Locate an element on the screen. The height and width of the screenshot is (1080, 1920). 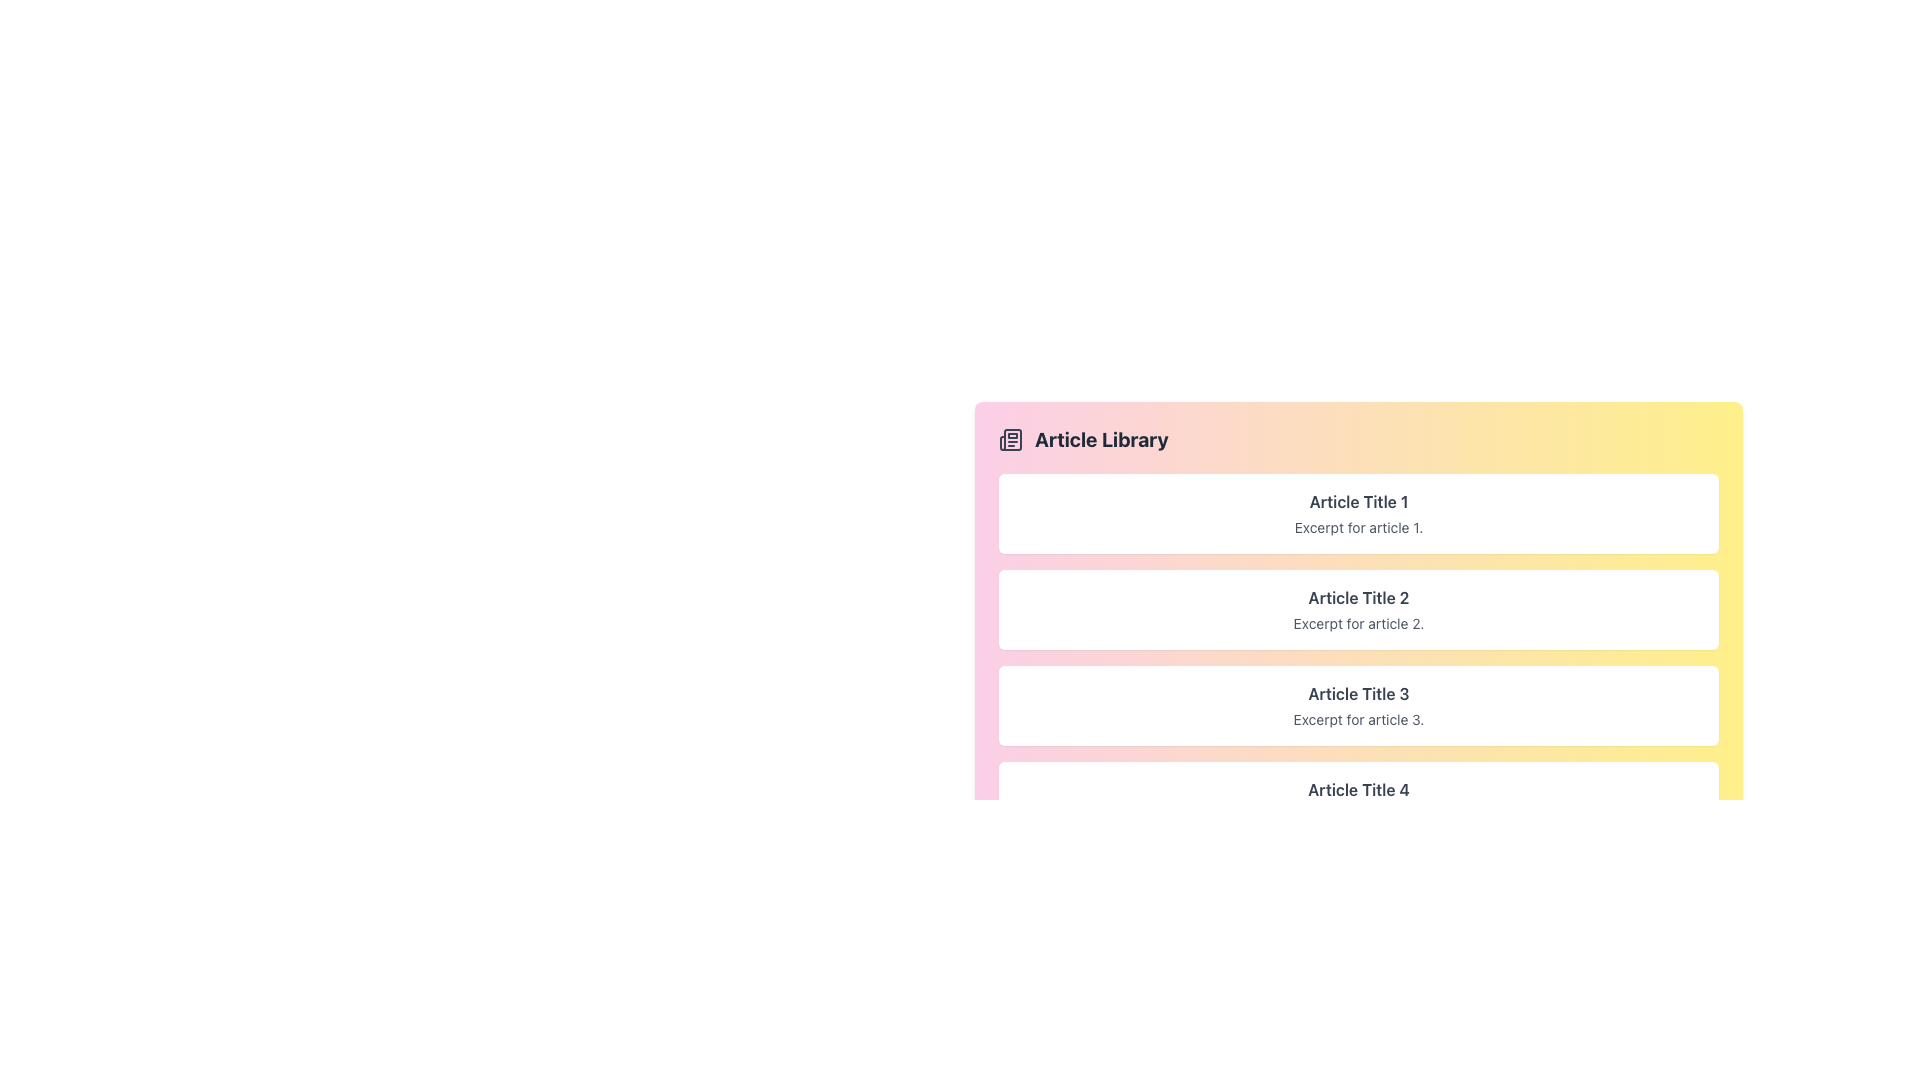
the first article card titled 'Article Title 1' in the 'Article Library' is located at coordinates (1358, 512).